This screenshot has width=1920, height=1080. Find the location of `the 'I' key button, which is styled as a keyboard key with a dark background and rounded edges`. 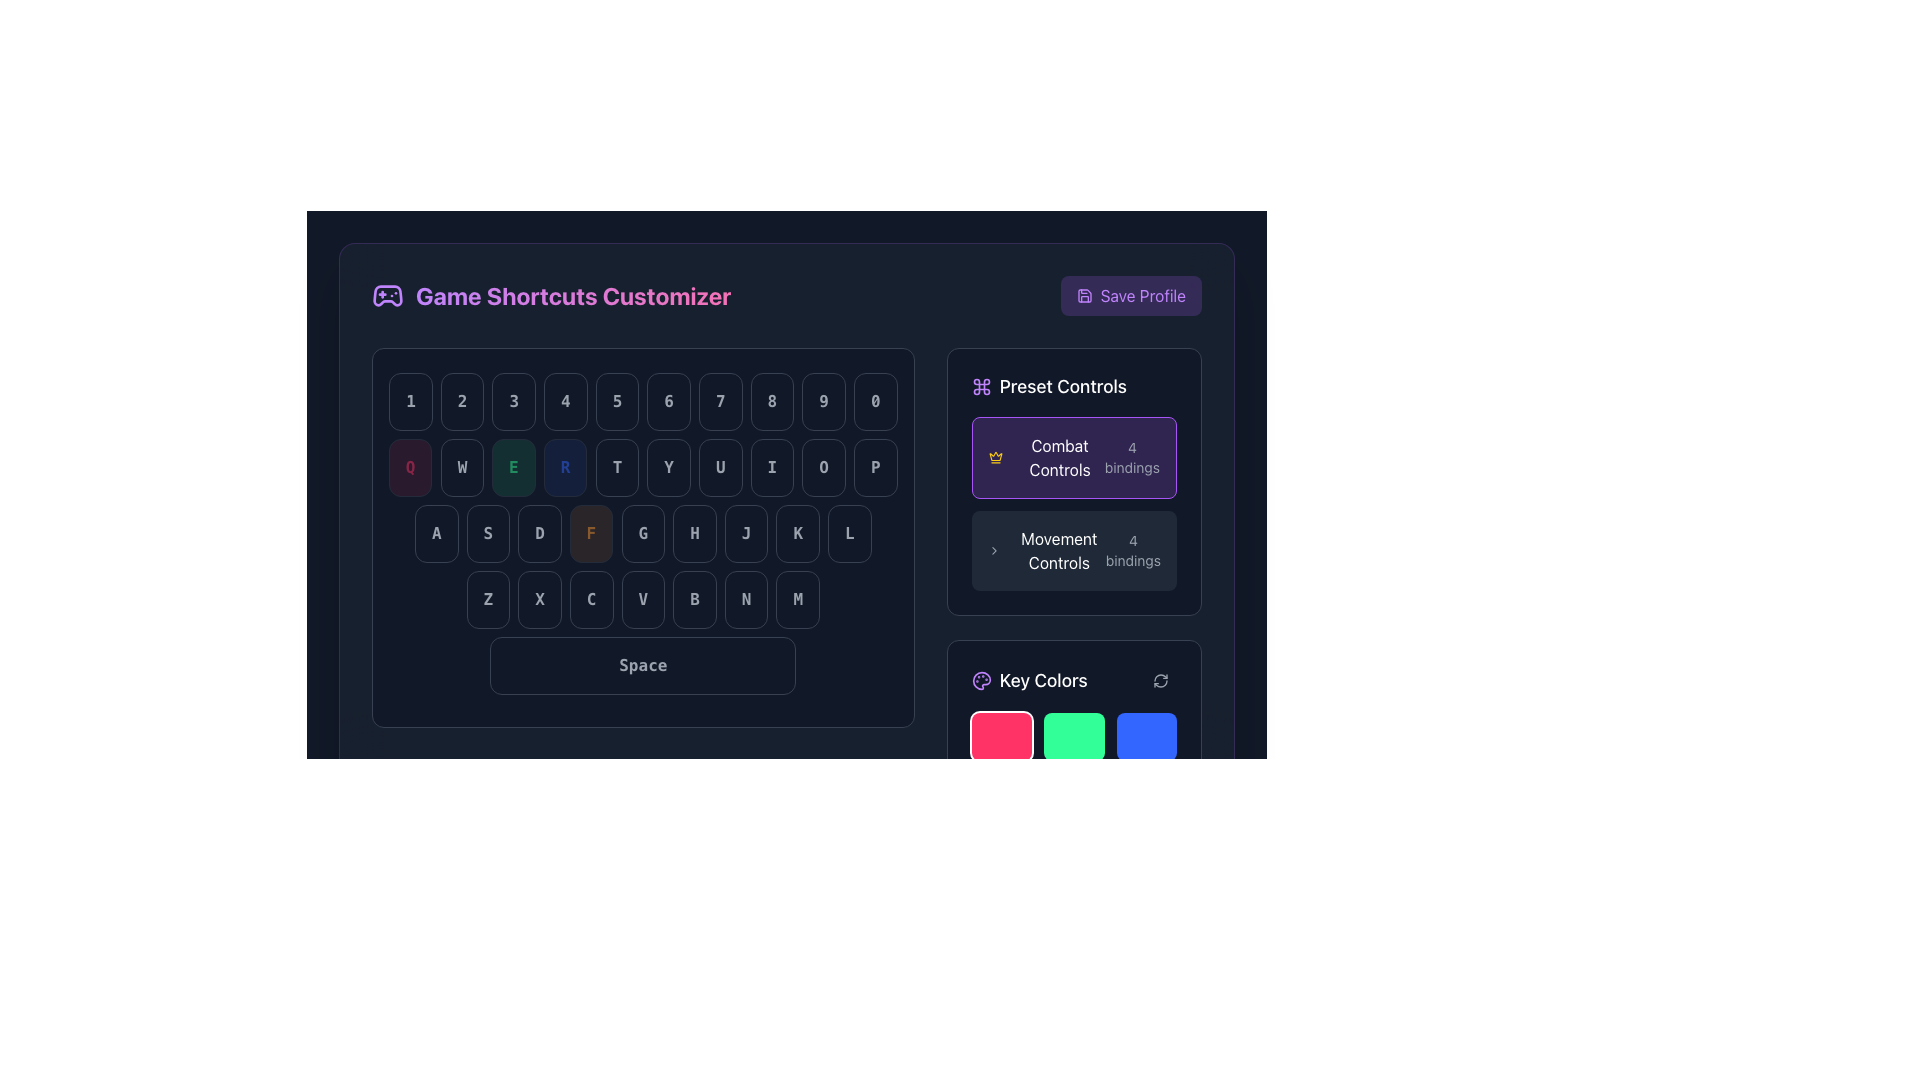

the 'I' key button, which is styled as a keyboard key with a dark background and rounded edges is located at coordinates (771, 467).